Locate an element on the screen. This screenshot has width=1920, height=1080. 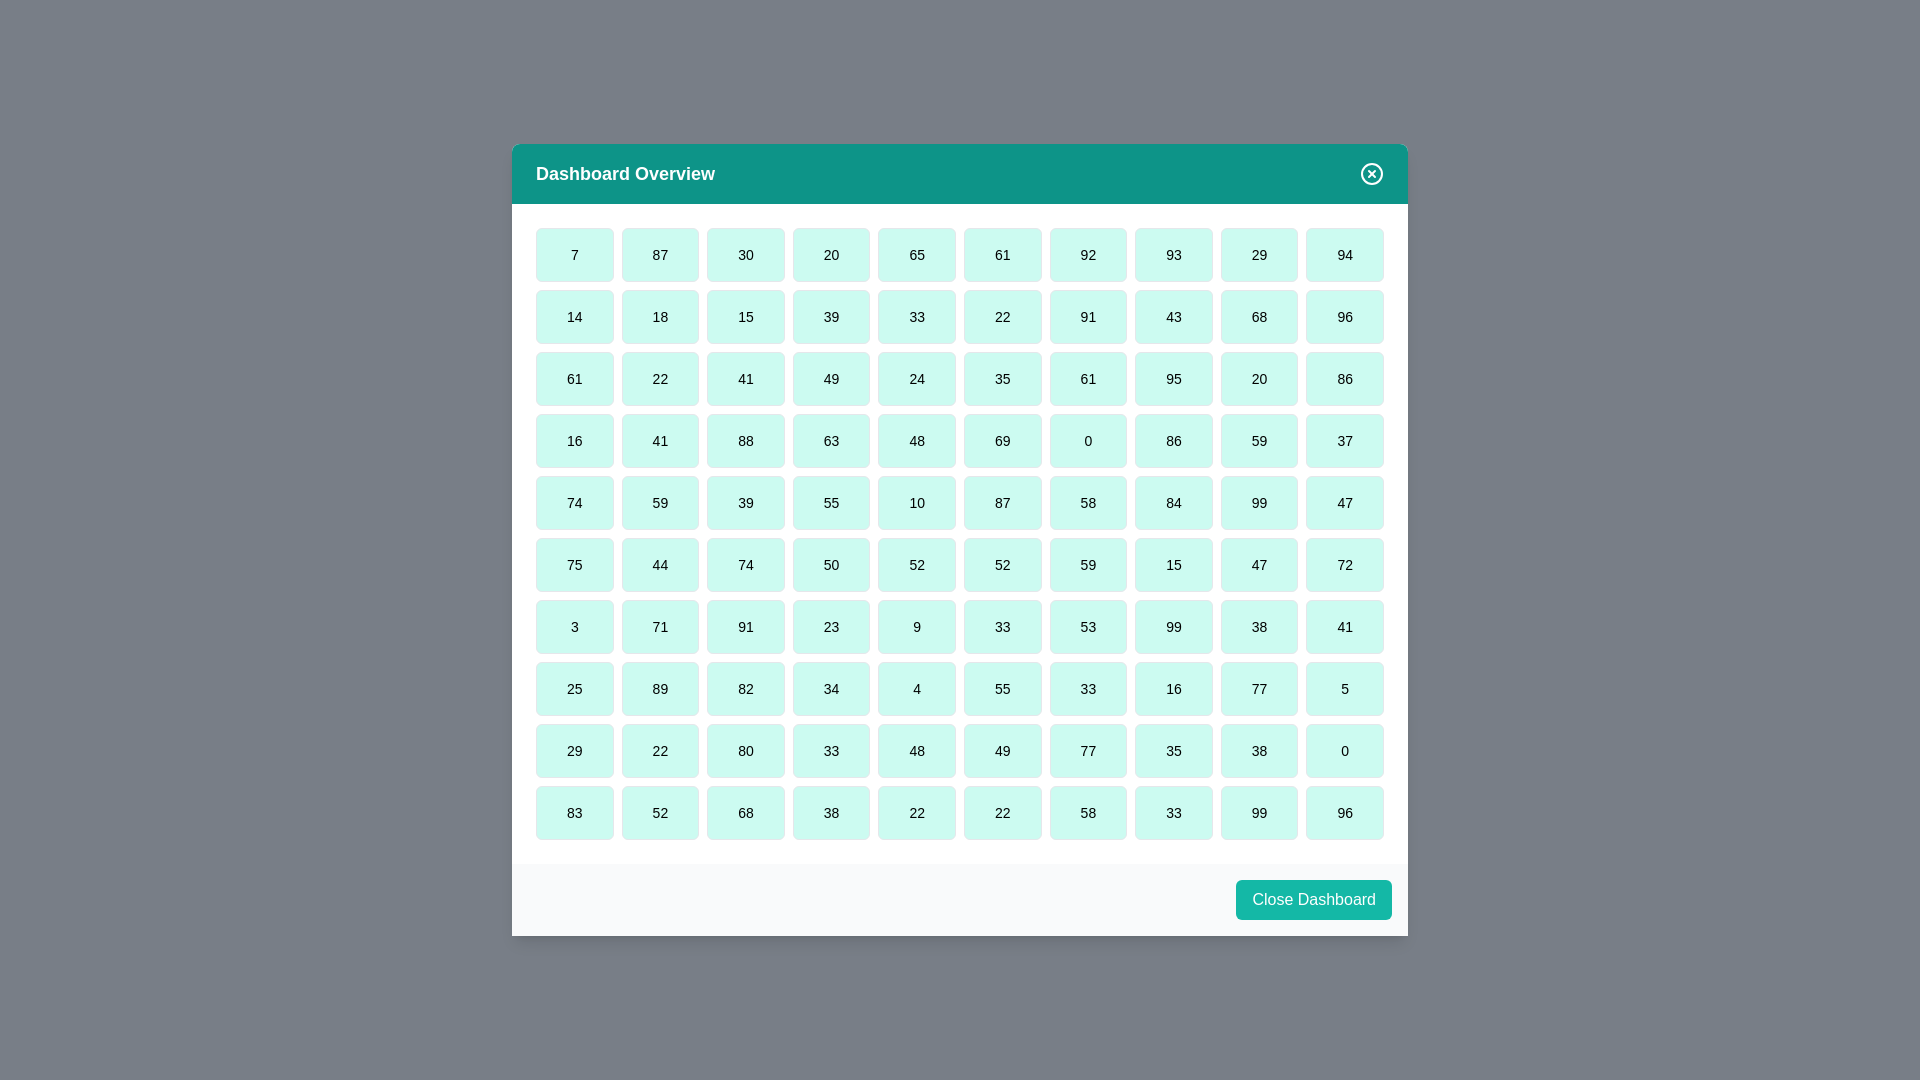
the 'Close Dashboard' button to close the dialog is located at coordinates (1314, 898).